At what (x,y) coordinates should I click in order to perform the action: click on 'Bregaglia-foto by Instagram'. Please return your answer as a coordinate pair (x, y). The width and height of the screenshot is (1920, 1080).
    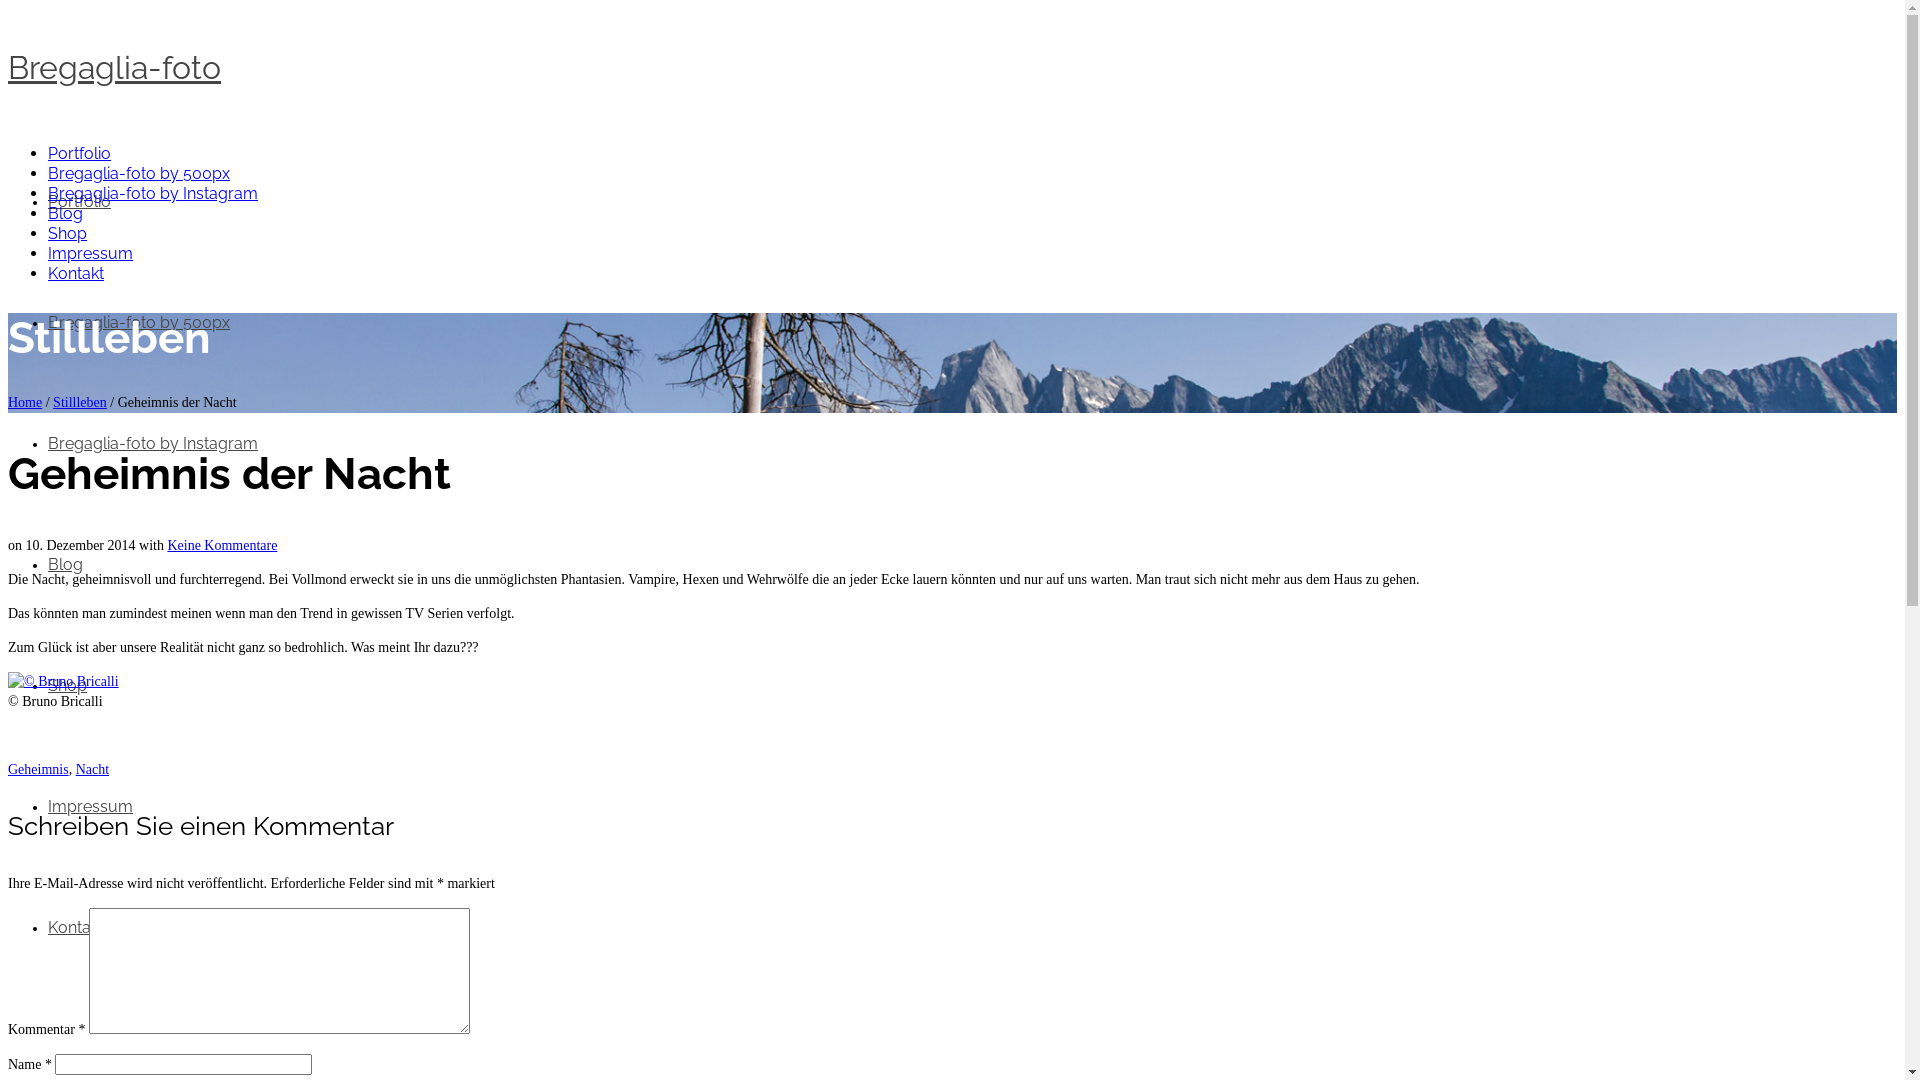
    Looking at the image, I should click on (152, 442).